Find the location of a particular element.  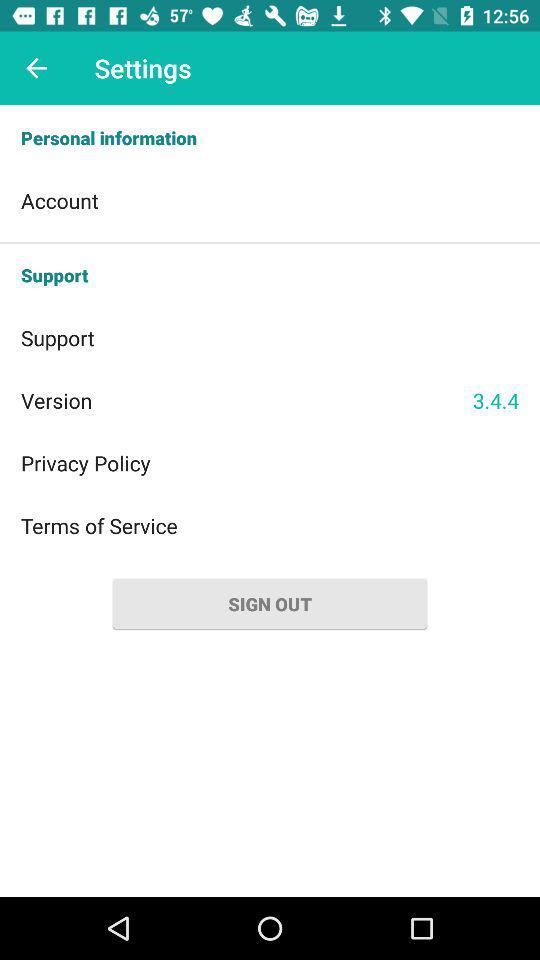

the sign out icon is located at coordinates (270, 603).